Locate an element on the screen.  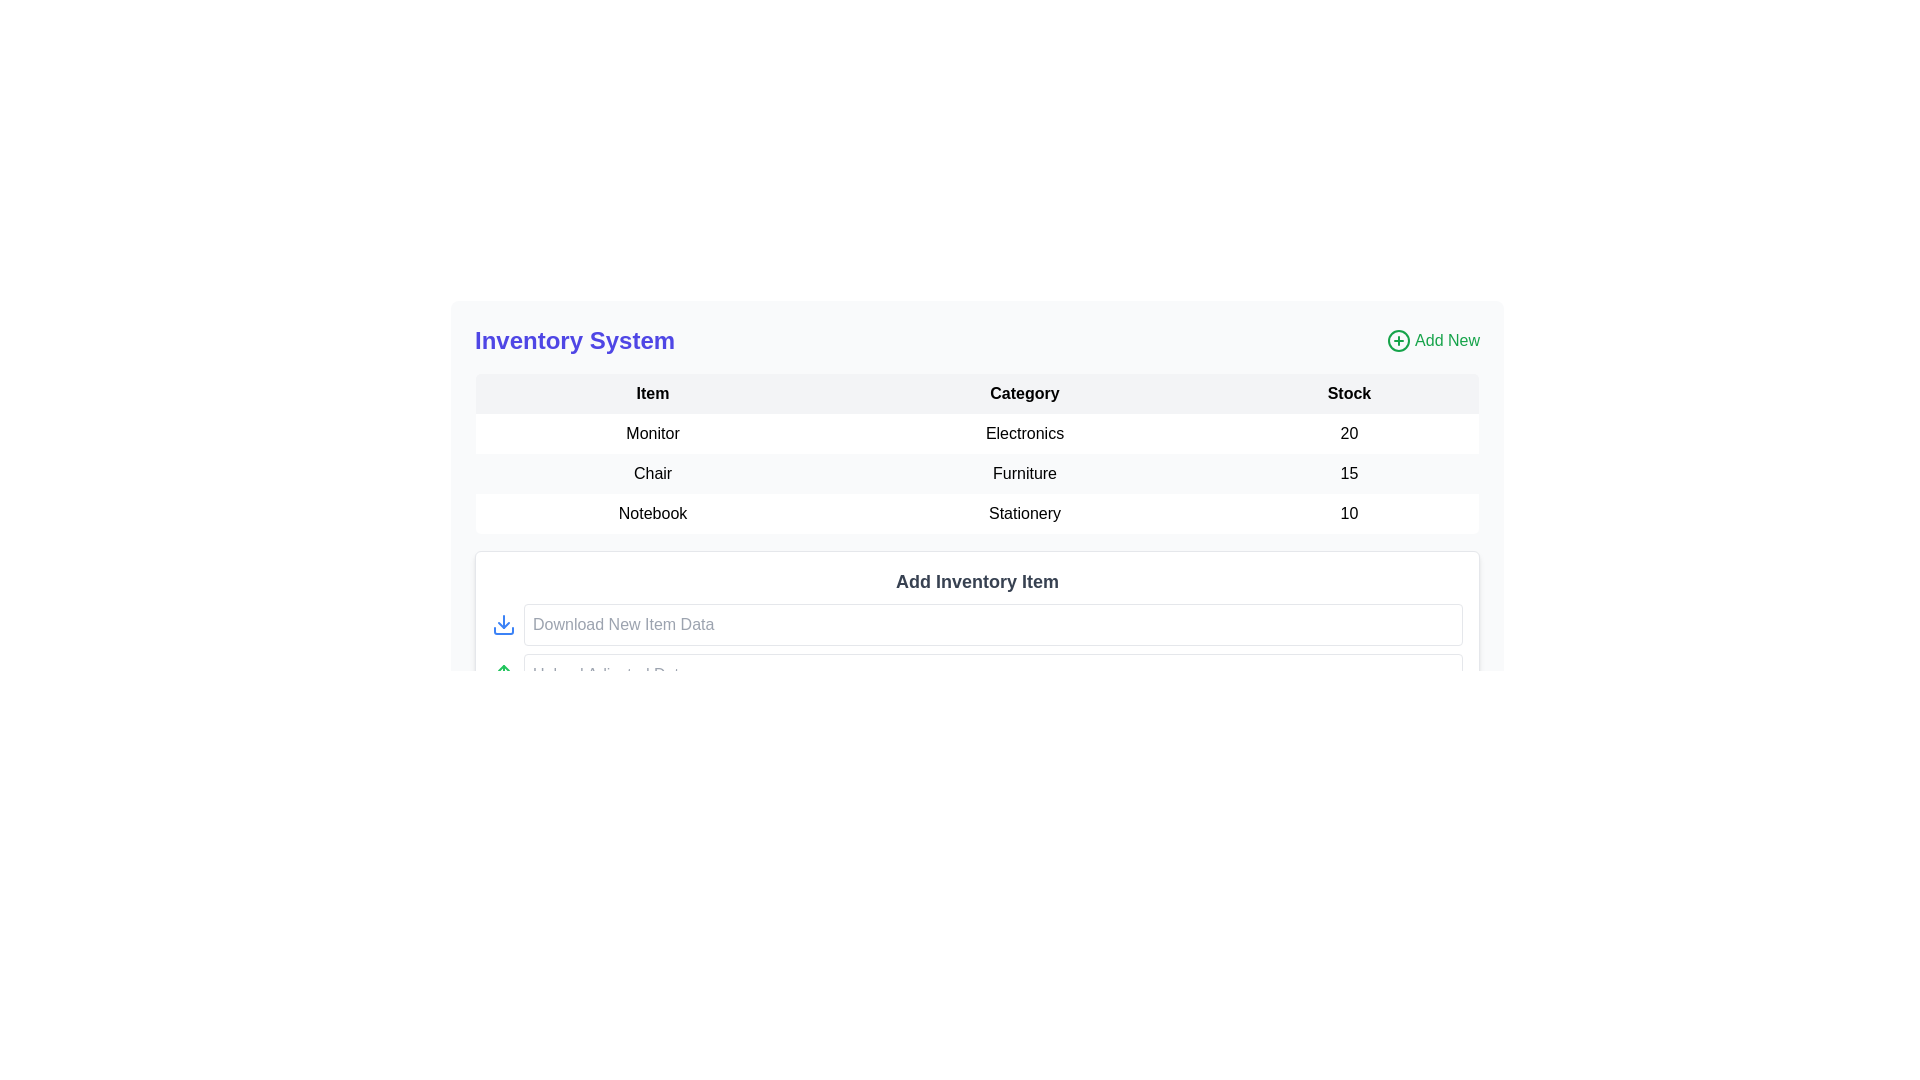
the static text label displaying 'Electronics', which is centered in the 'Category' column of the table row for 'Monitor' is located at coordinates (1025, 433).